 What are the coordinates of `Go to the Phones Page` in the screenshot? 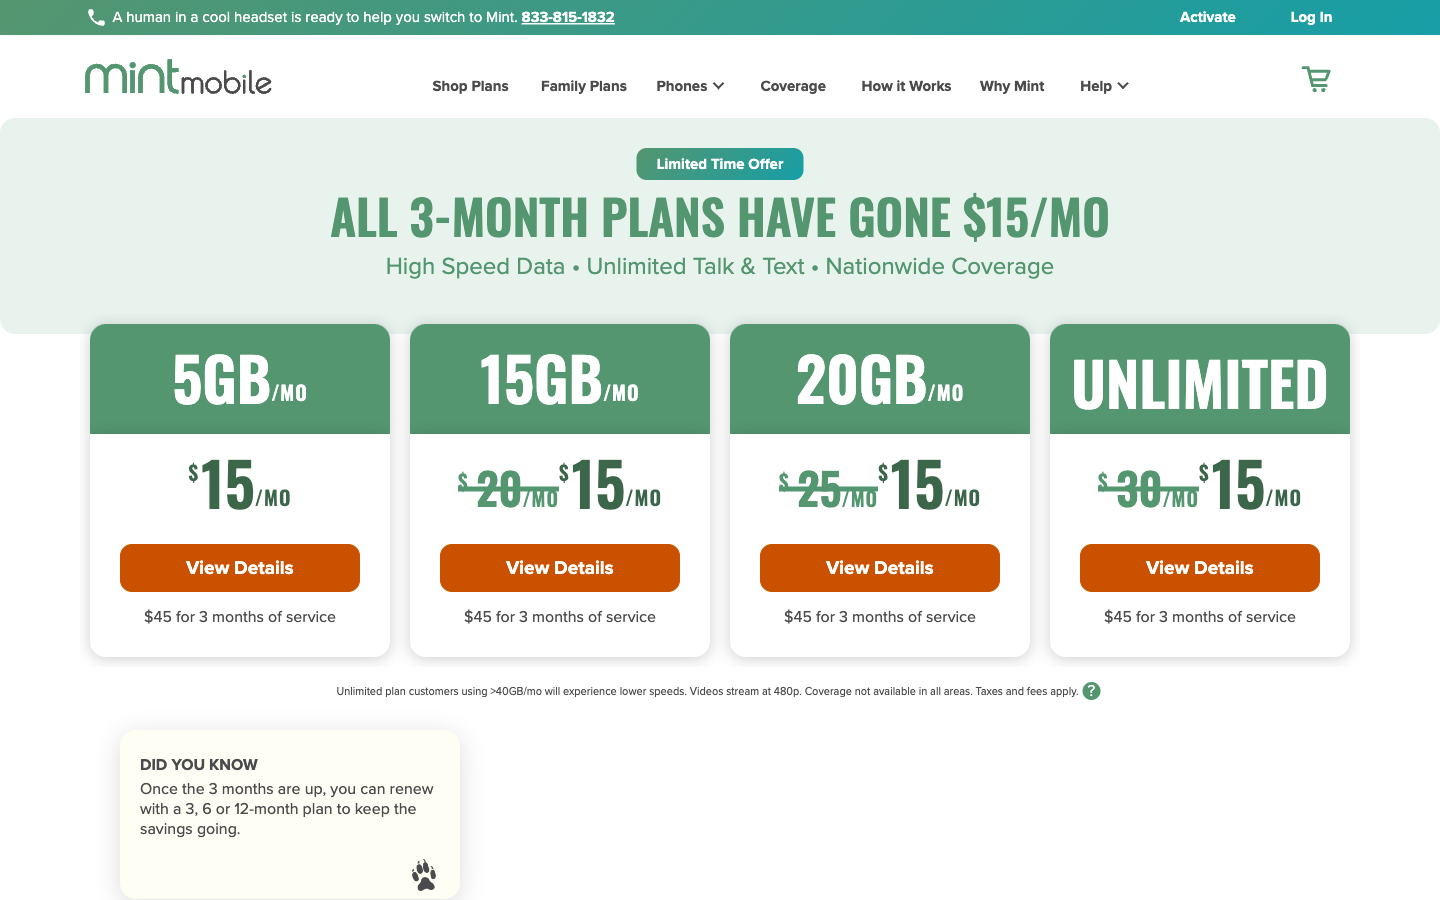 It's located at (675, 88).